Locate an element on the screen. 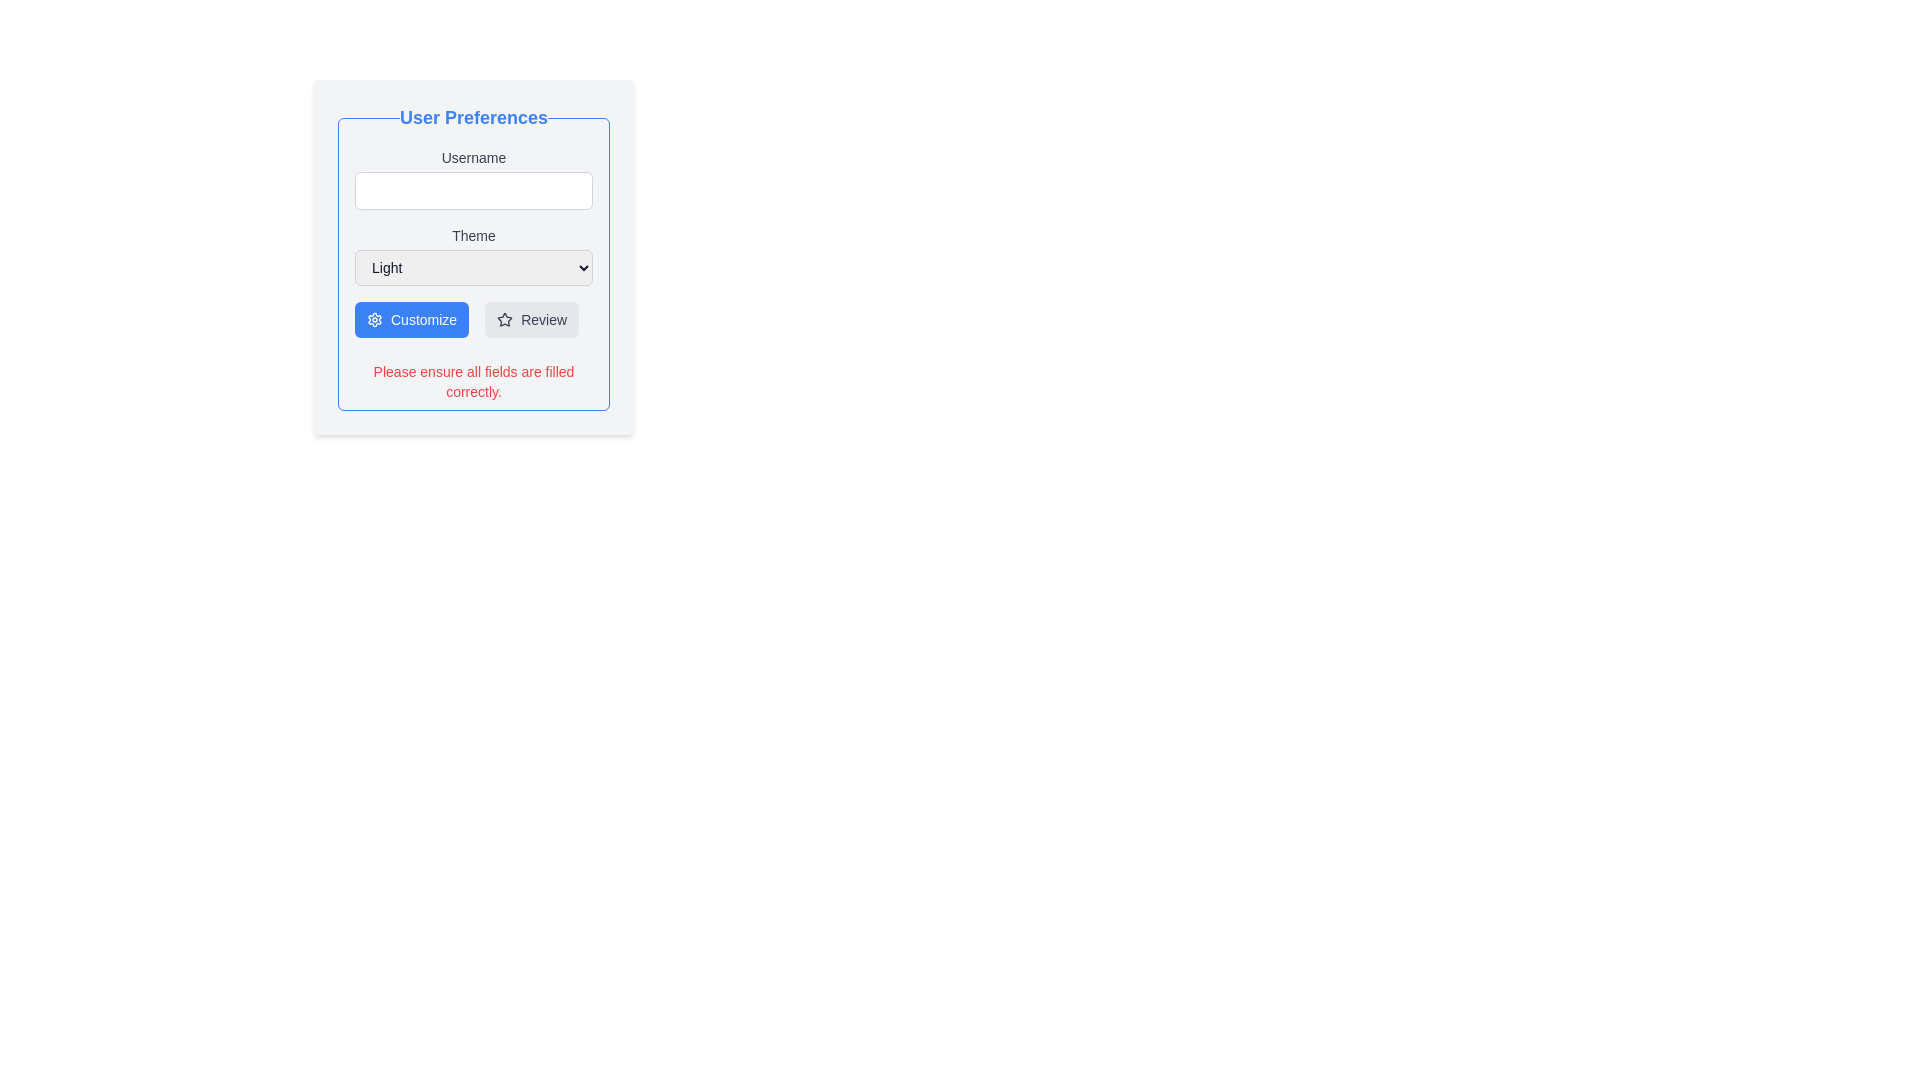 The image size is (1920, 1080). the leftmost button in the 'User Preferences' panel is located at coordinates (411, 319).